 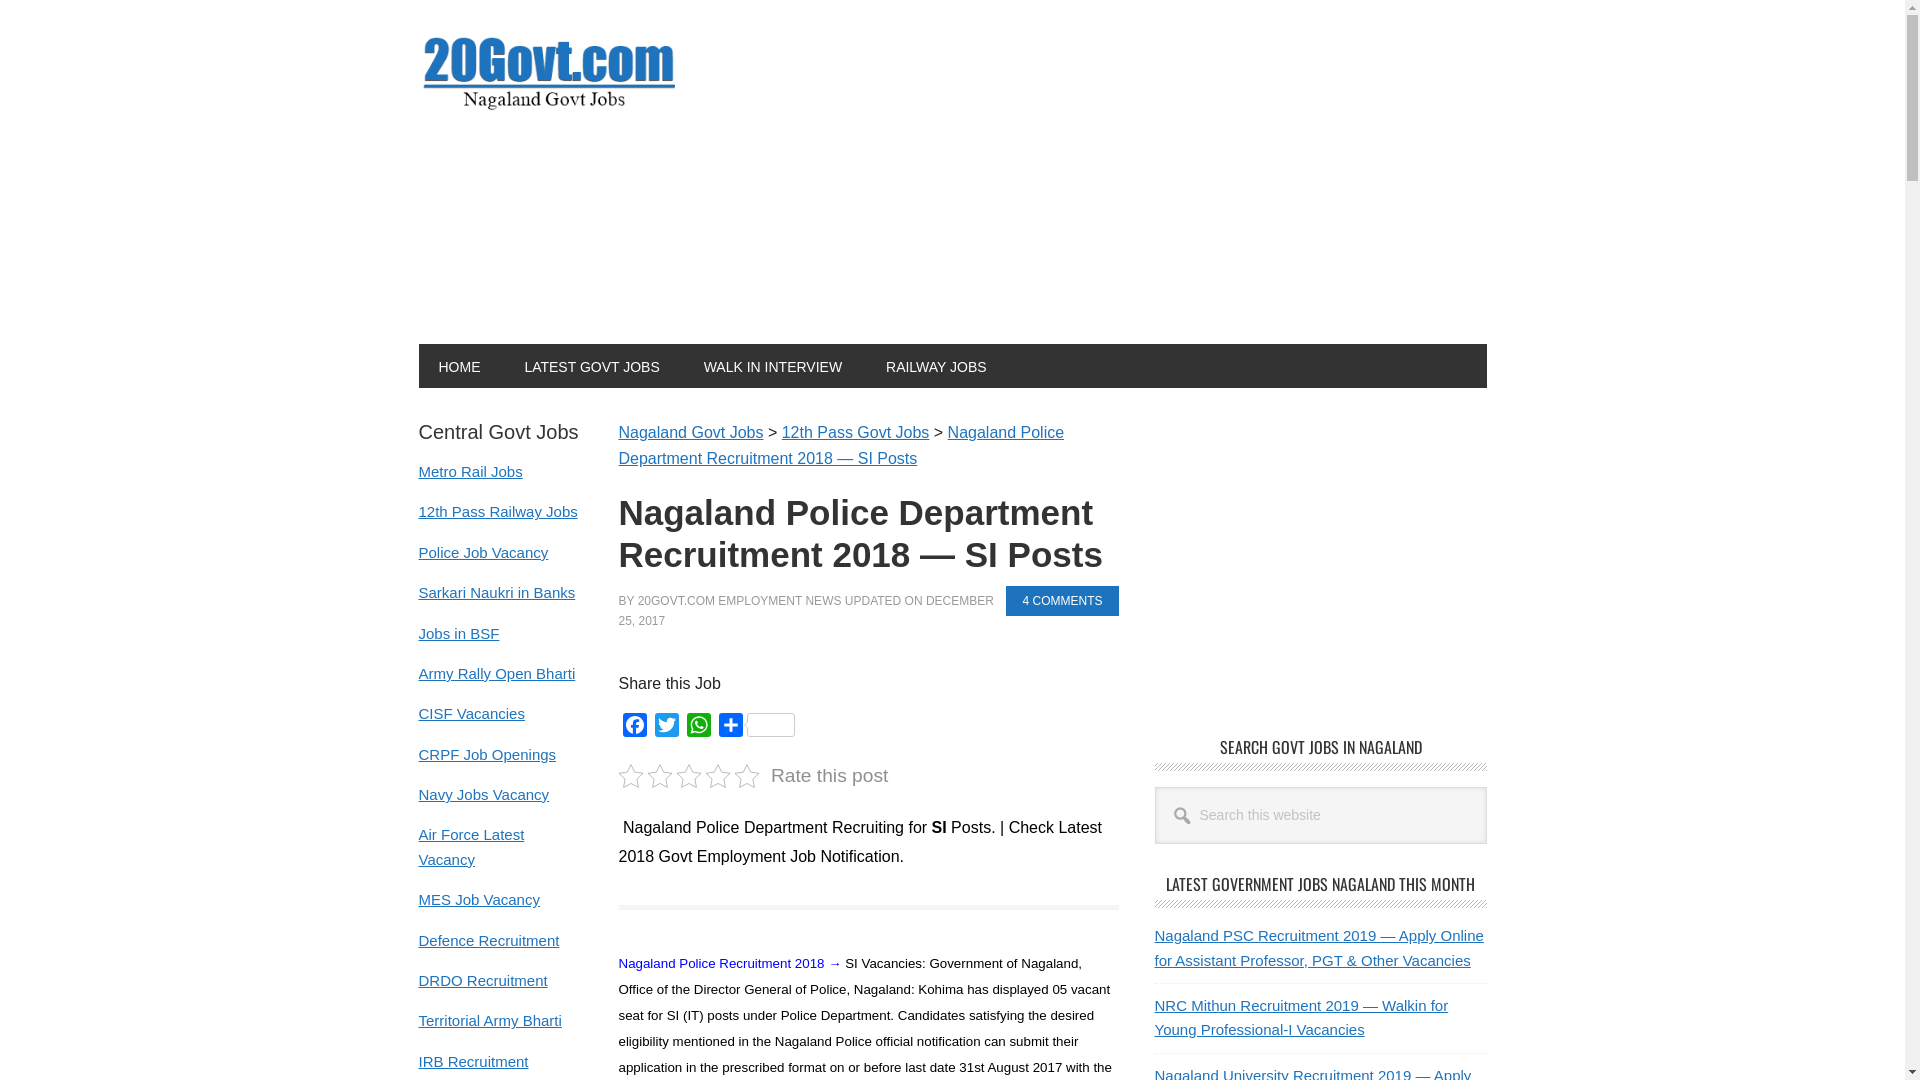 What do you see at coordinates (771, 366) in the screenshot?
I see `'WALK IN INTERVIEW'` at bounding box center [771, 366].